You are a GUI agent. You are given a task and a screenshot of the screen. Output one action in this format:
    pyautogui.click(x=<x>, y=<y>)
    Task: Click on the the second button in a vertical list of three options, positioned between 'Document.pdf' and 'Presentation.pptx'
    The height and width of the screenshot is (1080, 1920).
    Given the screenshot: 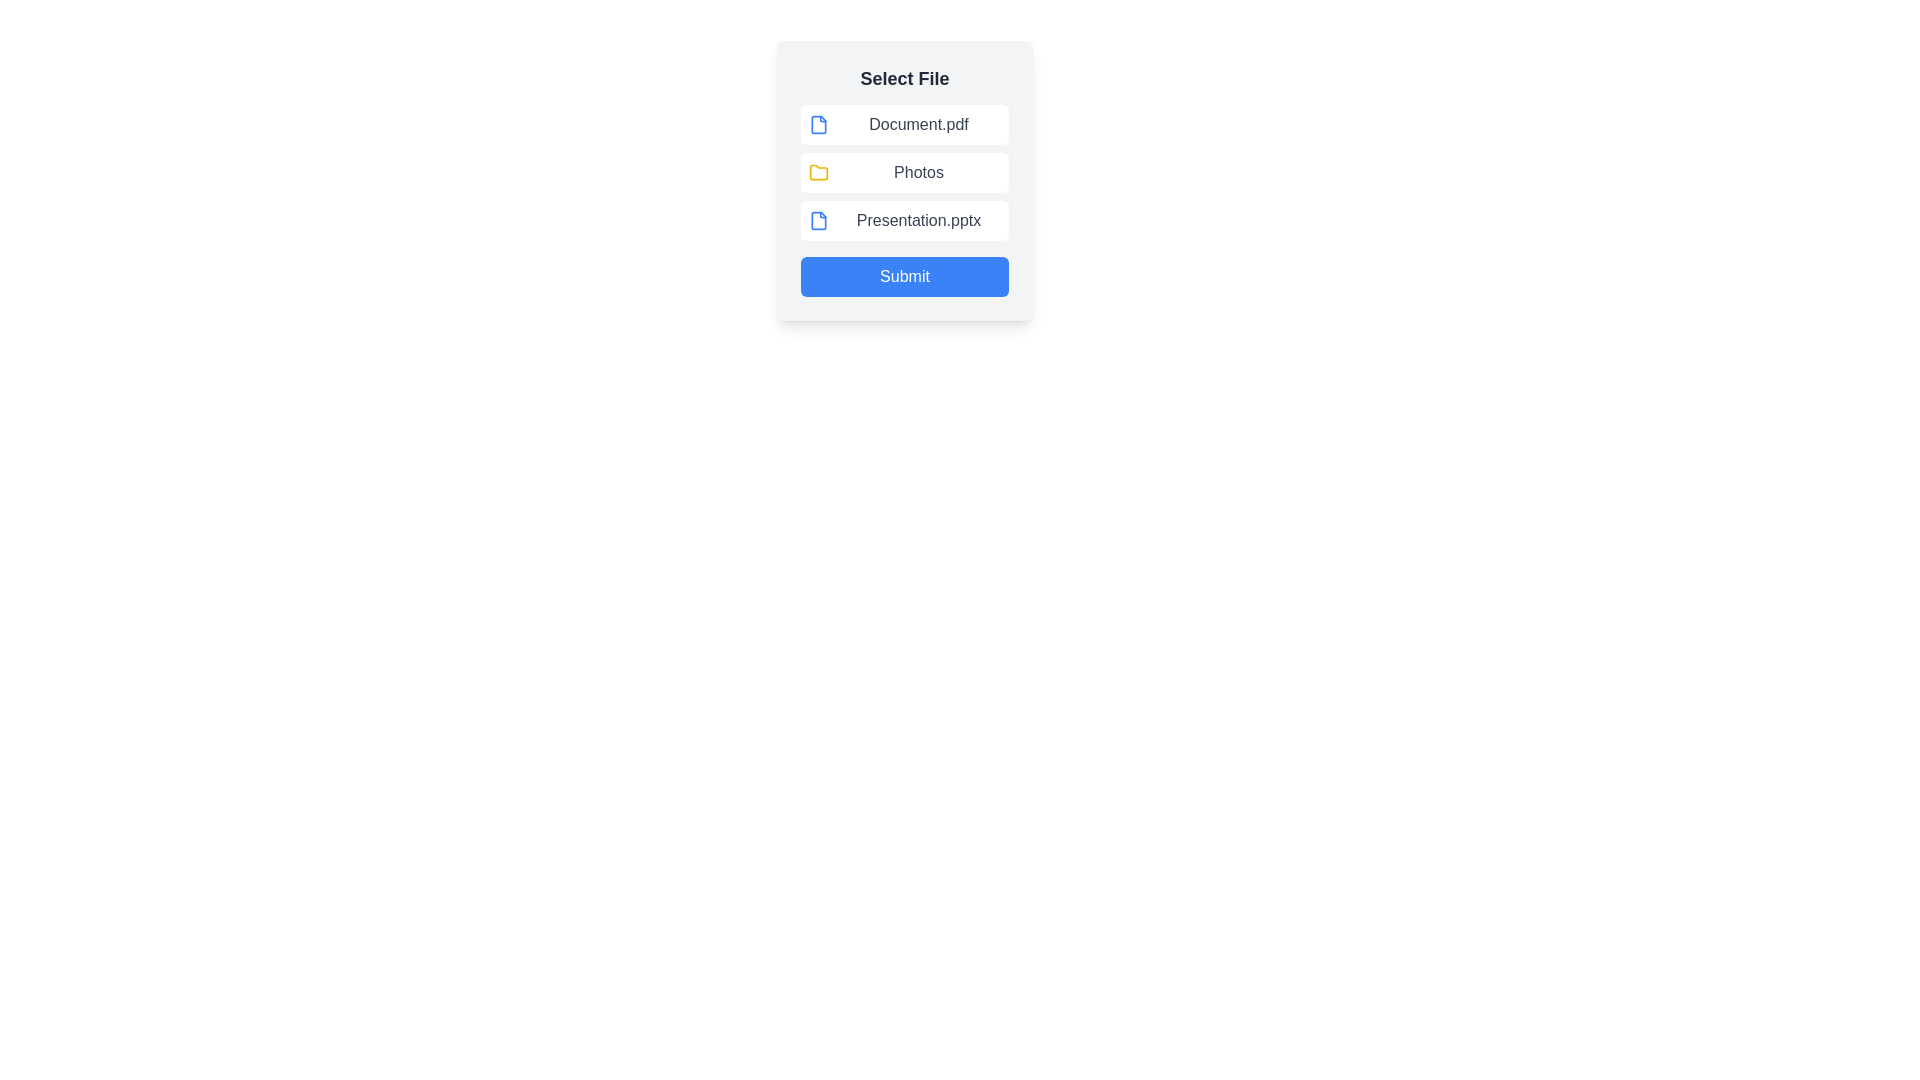 What is the action you would take?
    pyautogui.click(x=904, y=172)
    